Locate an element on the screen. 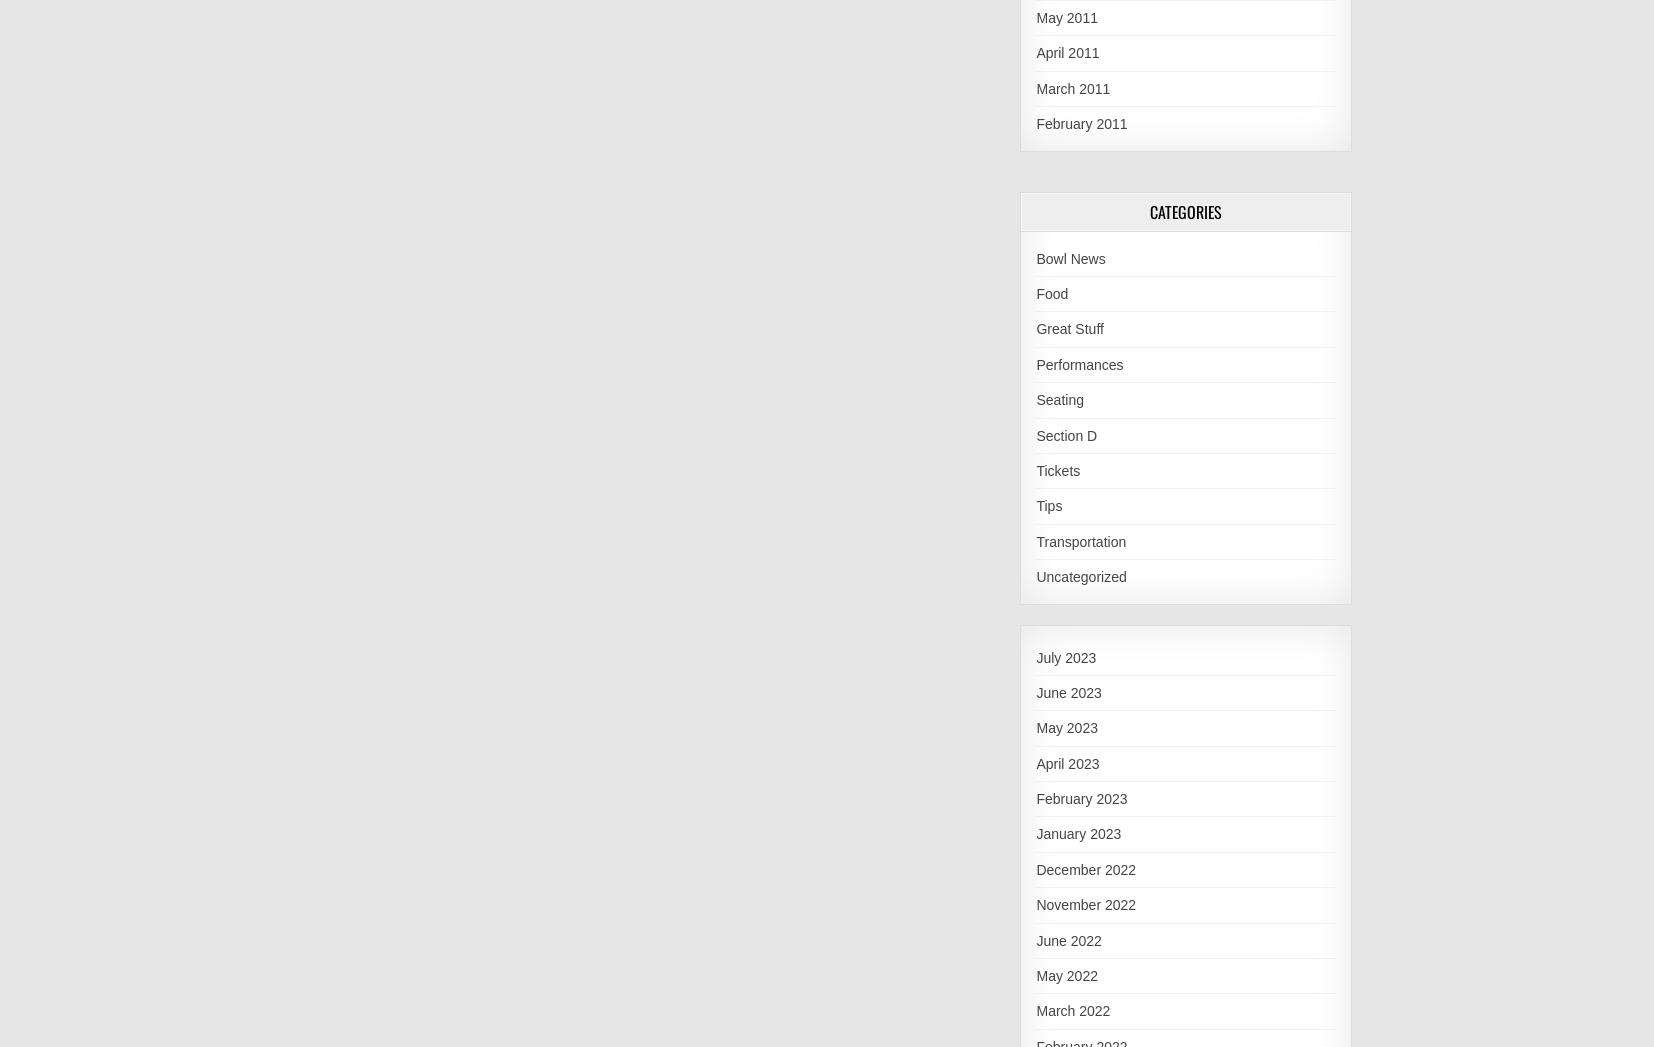 The height and width of the screenshot is (1047, 1654). 'January 2023' is located at coordinates (1077, 834).